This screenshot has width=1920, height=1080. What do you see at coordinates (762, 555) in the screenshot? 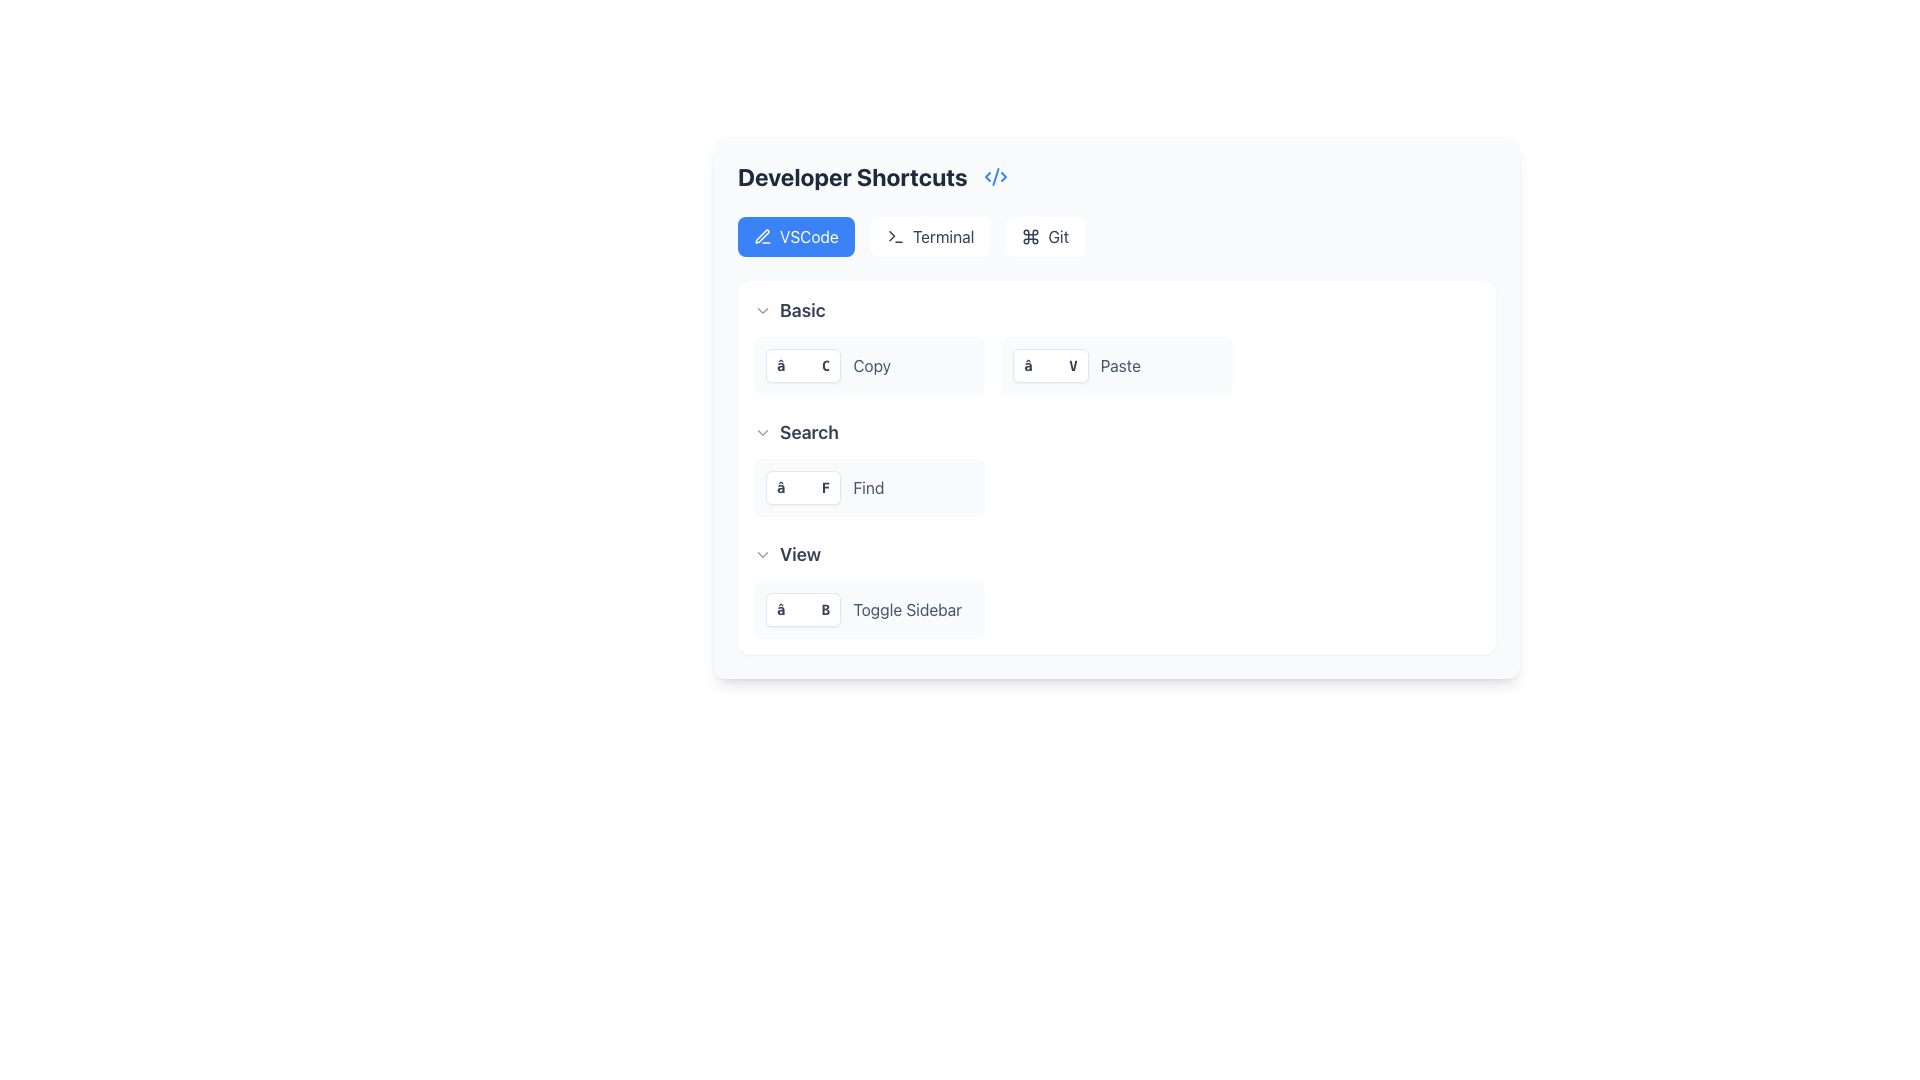
I see `the chevron icon indicating a collapsible dropdown menu associated with the 'View' label, located to the immediate left of the text 'View'` at bounding box center [762, 555].